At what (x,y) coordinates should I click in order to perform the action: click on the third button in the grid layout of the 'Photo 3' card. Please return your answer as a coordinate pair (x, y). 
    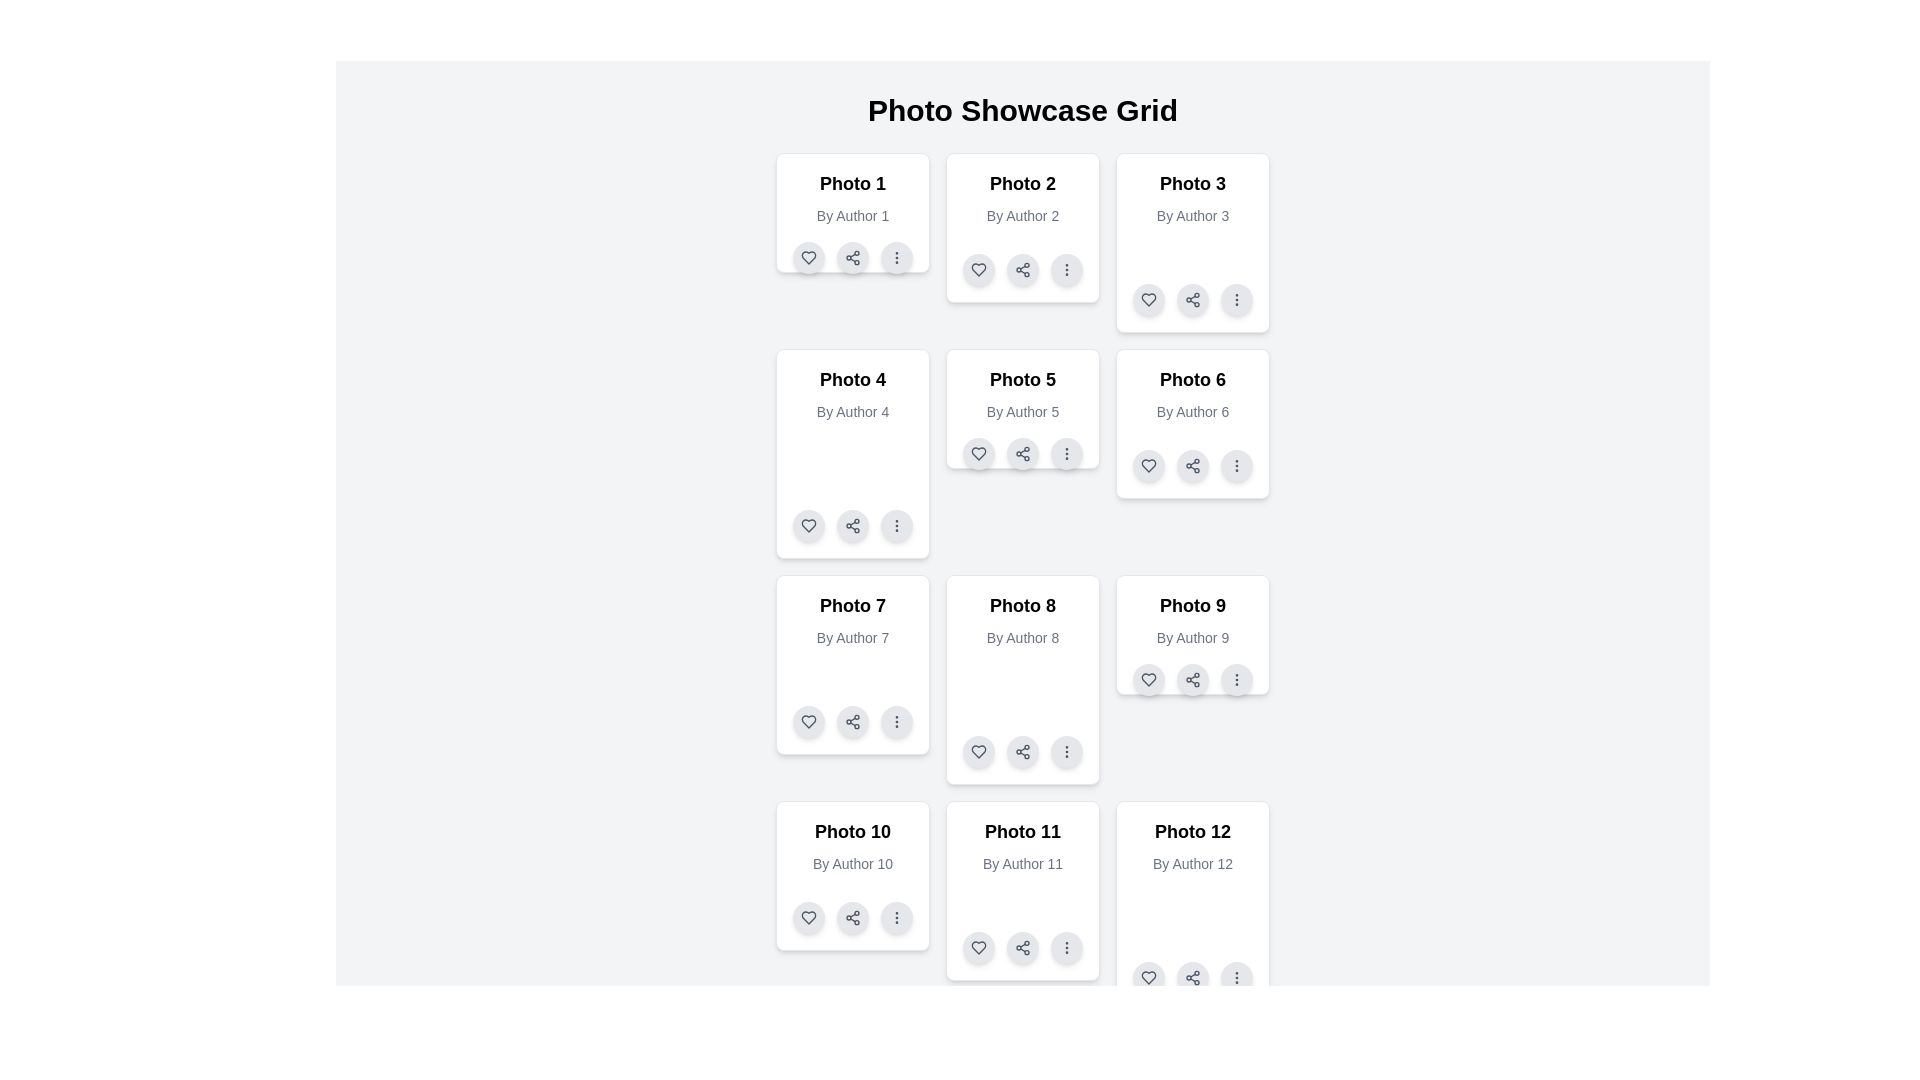
    Looking at the image, I should click on (1236, 300).